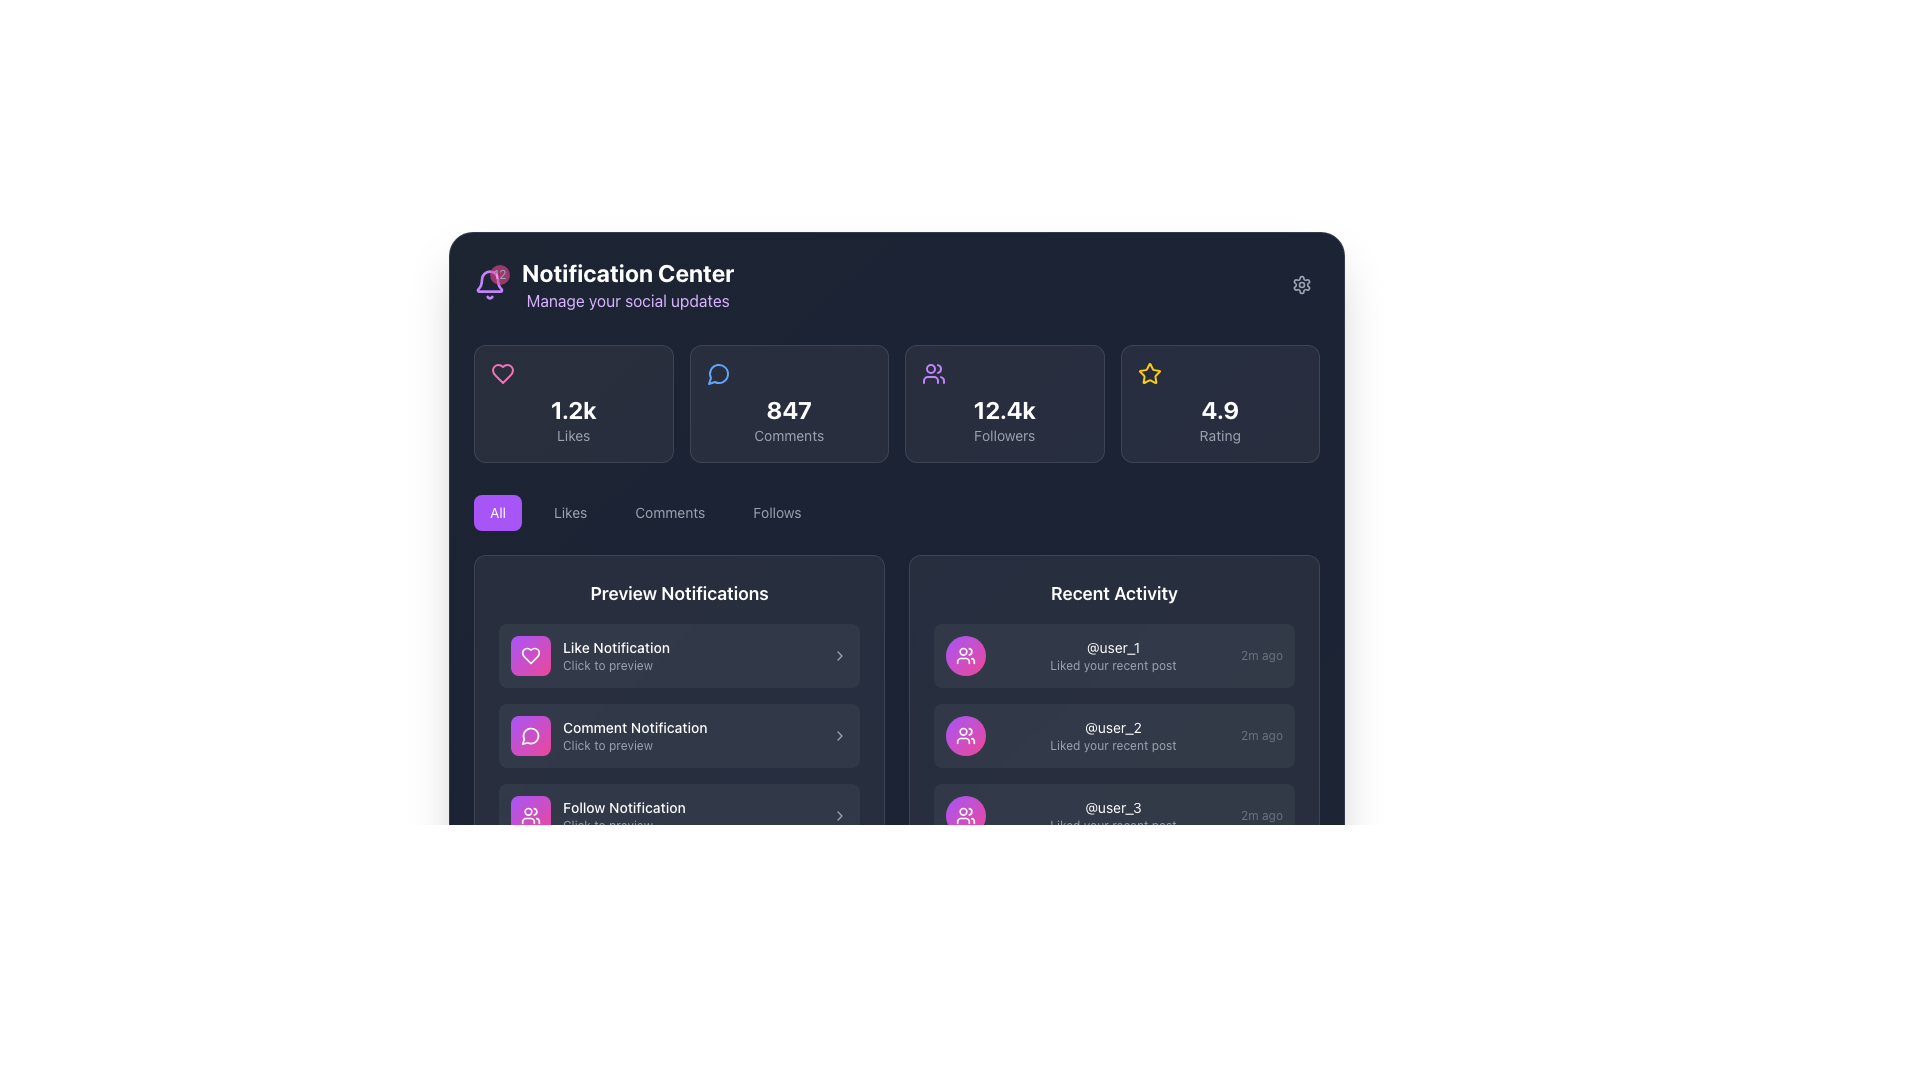  What do you see at coordinates (1261, 736) in the screenshot?
I see `the timestamp text label indicating the time since the associated activity occurred, located at the far right of the notification card in the 'Recent Activity' section to read its content` at bounding box center [1261, 736].